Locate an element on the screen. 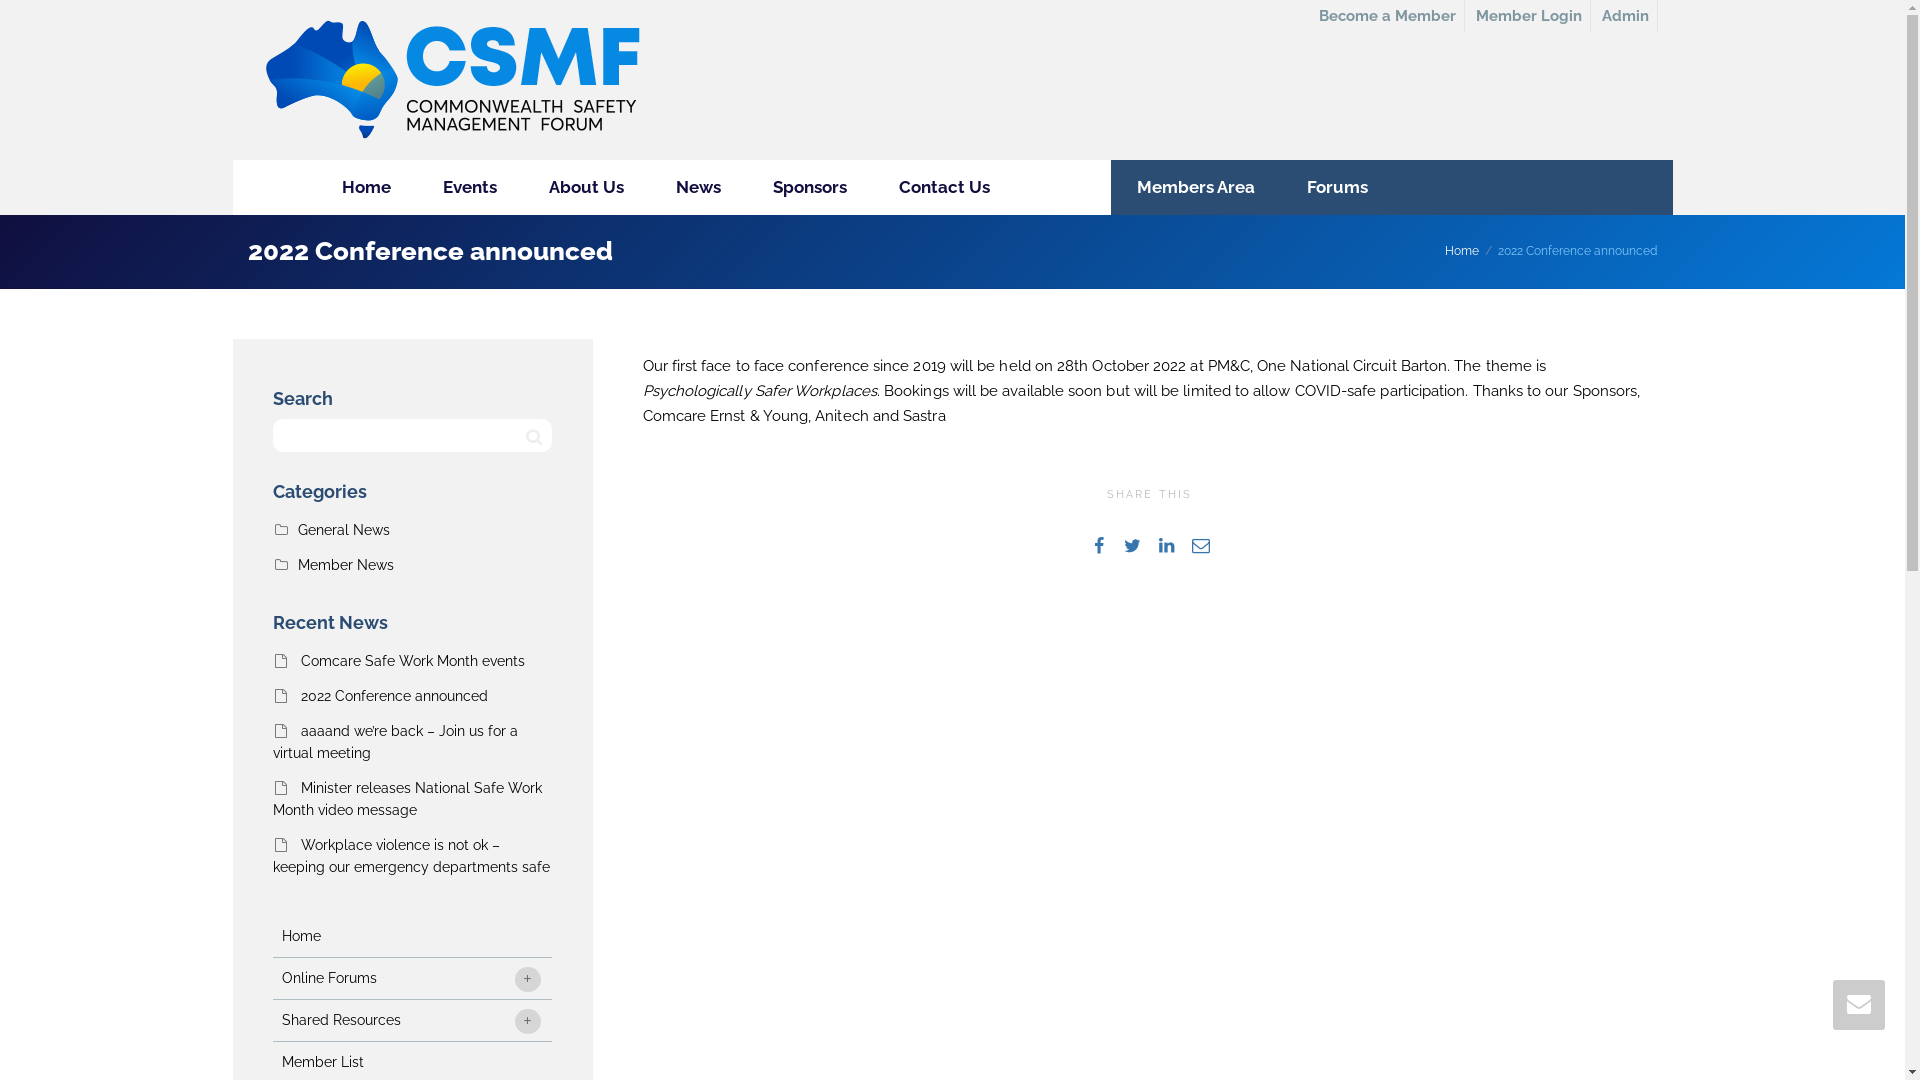 The height and width of the screenshot is (1080, 1920). 'Member Login' is located at coordinates (1528, 16).